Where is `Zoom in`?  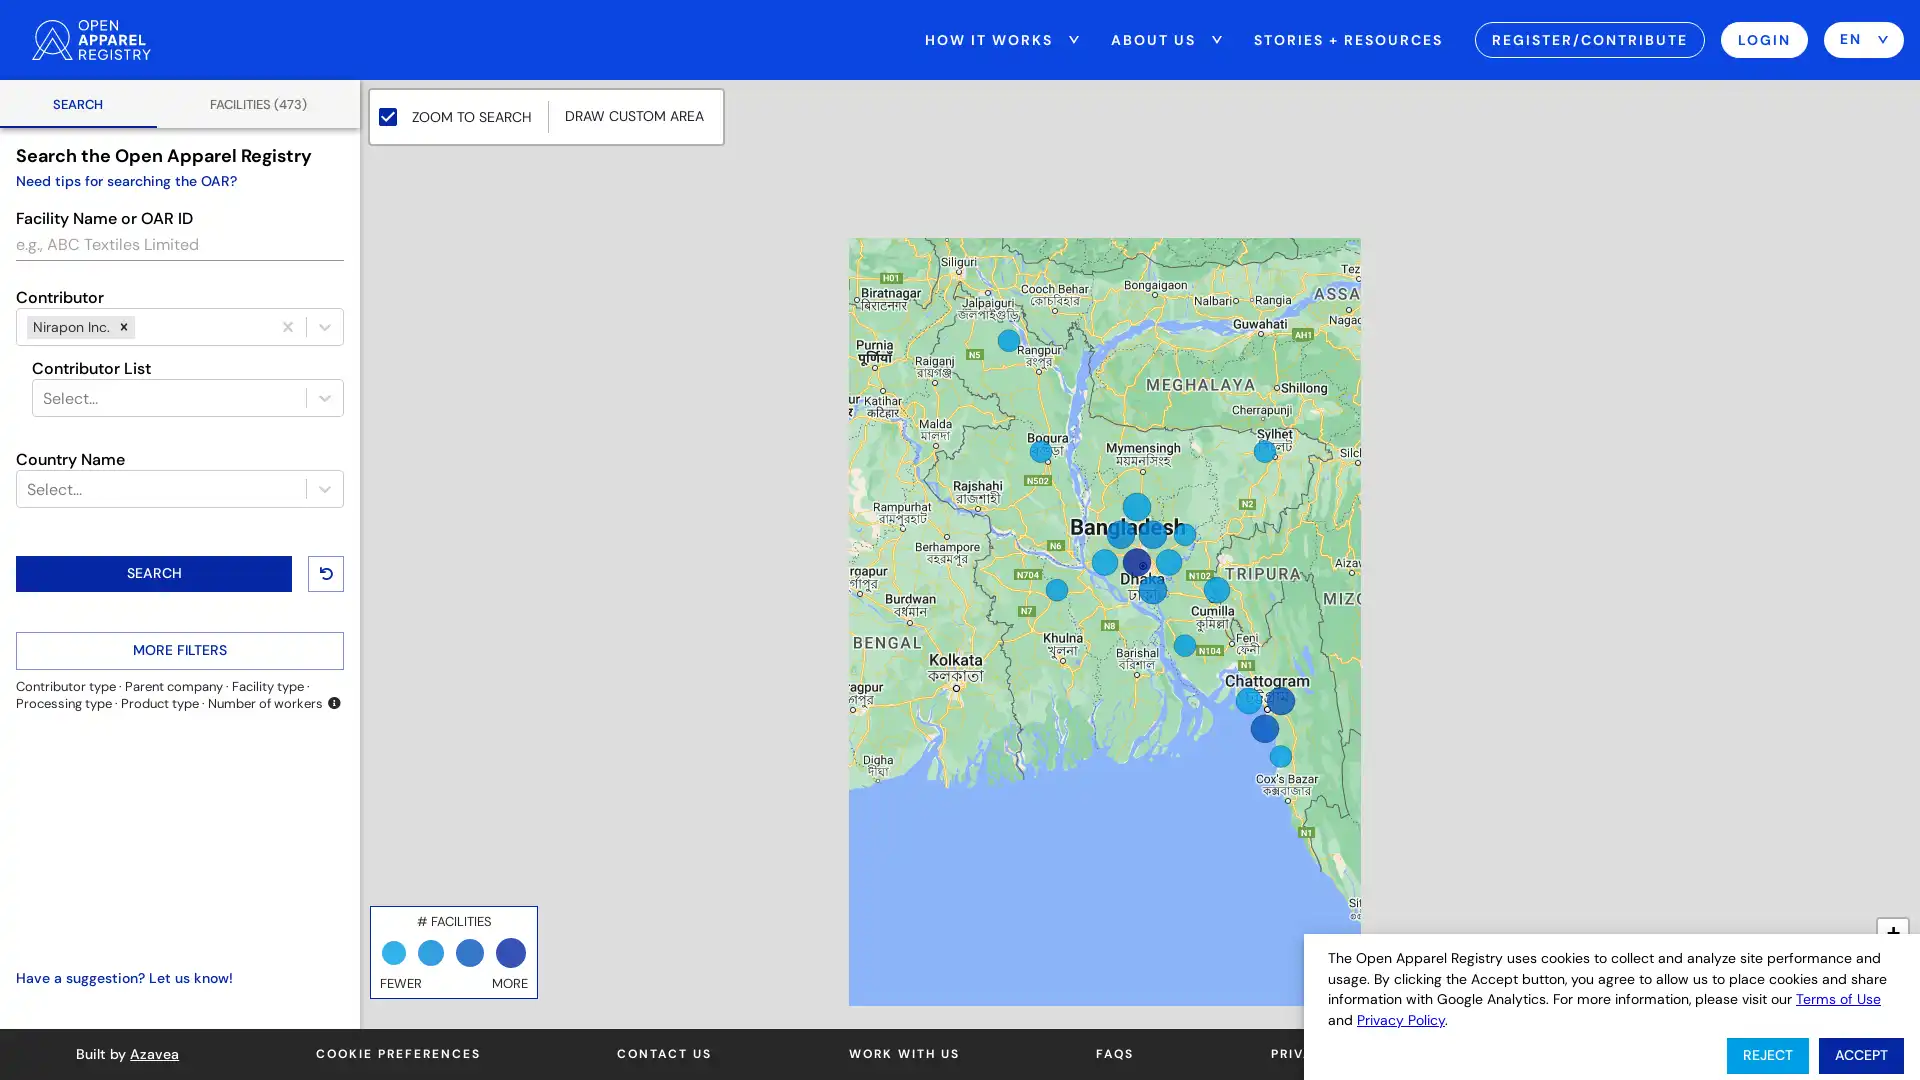
Zoom in is located at coordinates (1891, 933).